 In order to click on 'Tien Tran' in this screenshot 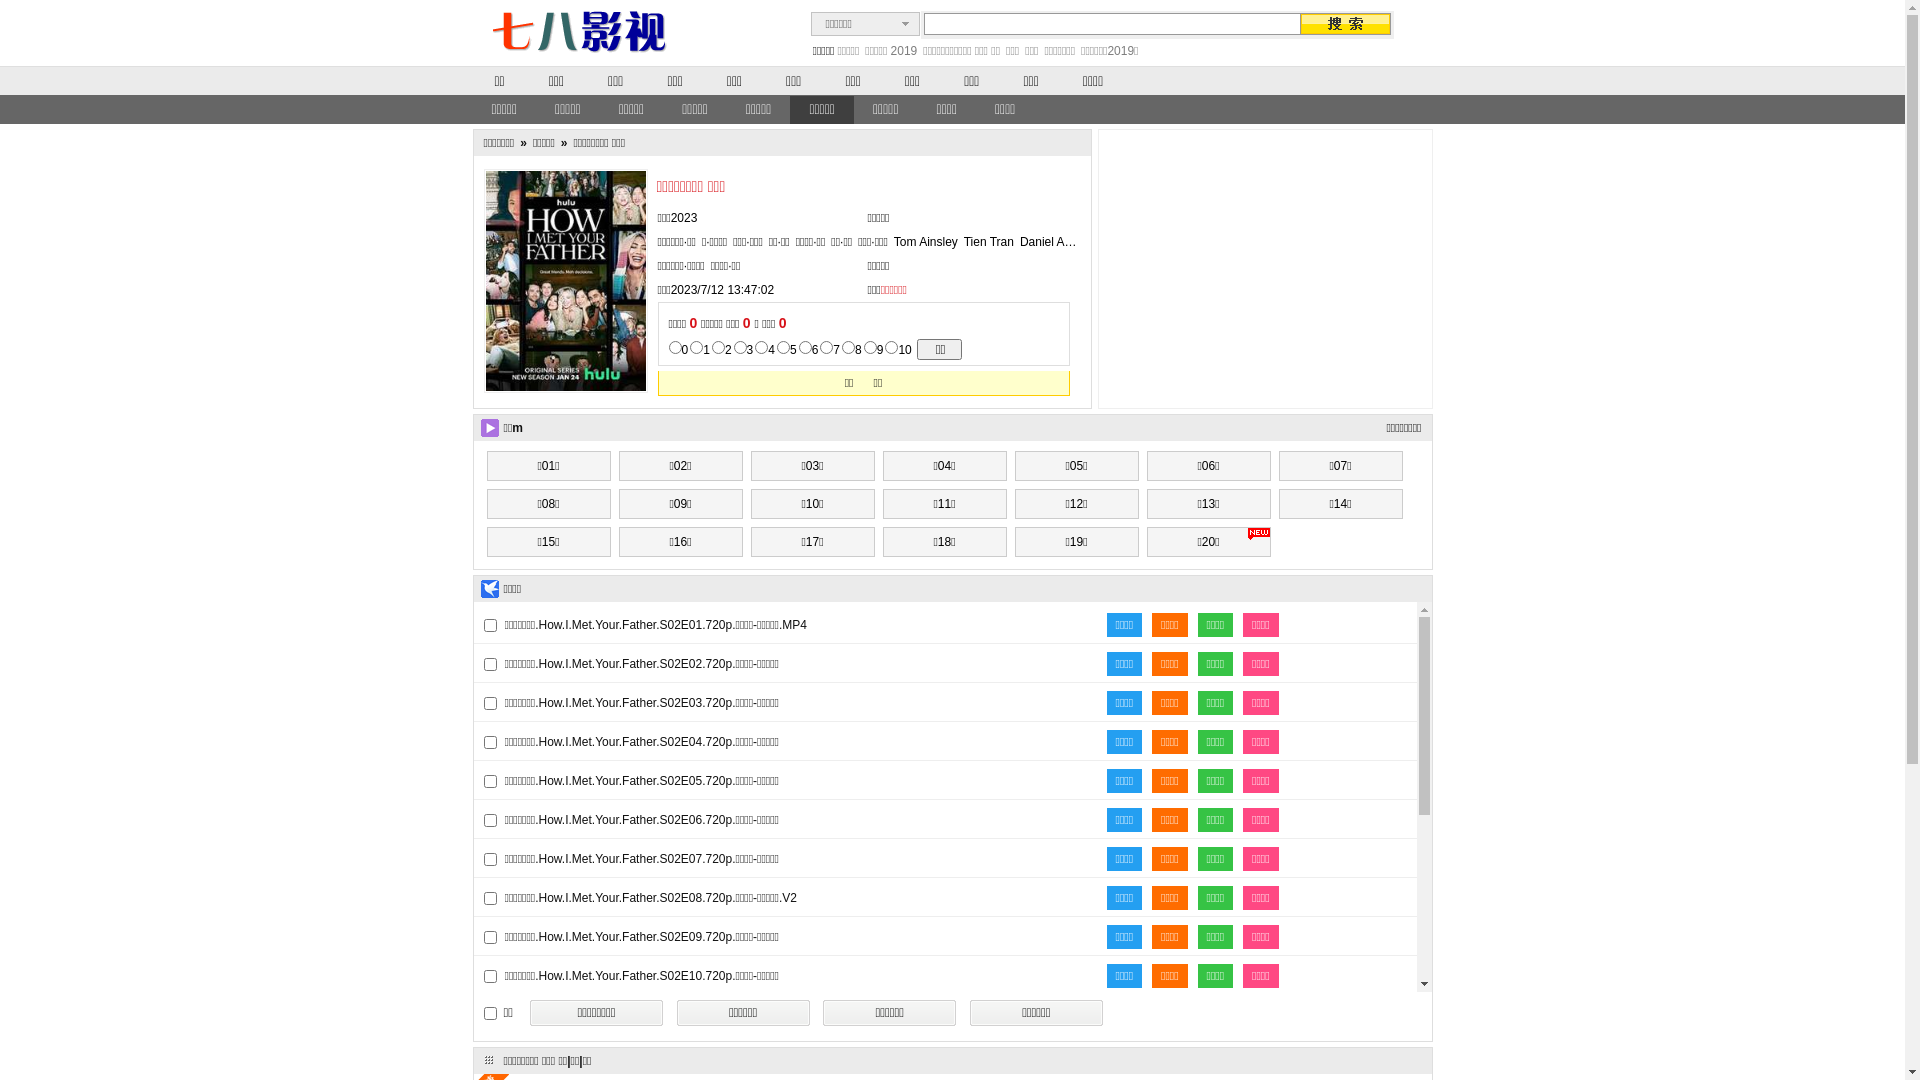, I will do `click(988, 241)`.